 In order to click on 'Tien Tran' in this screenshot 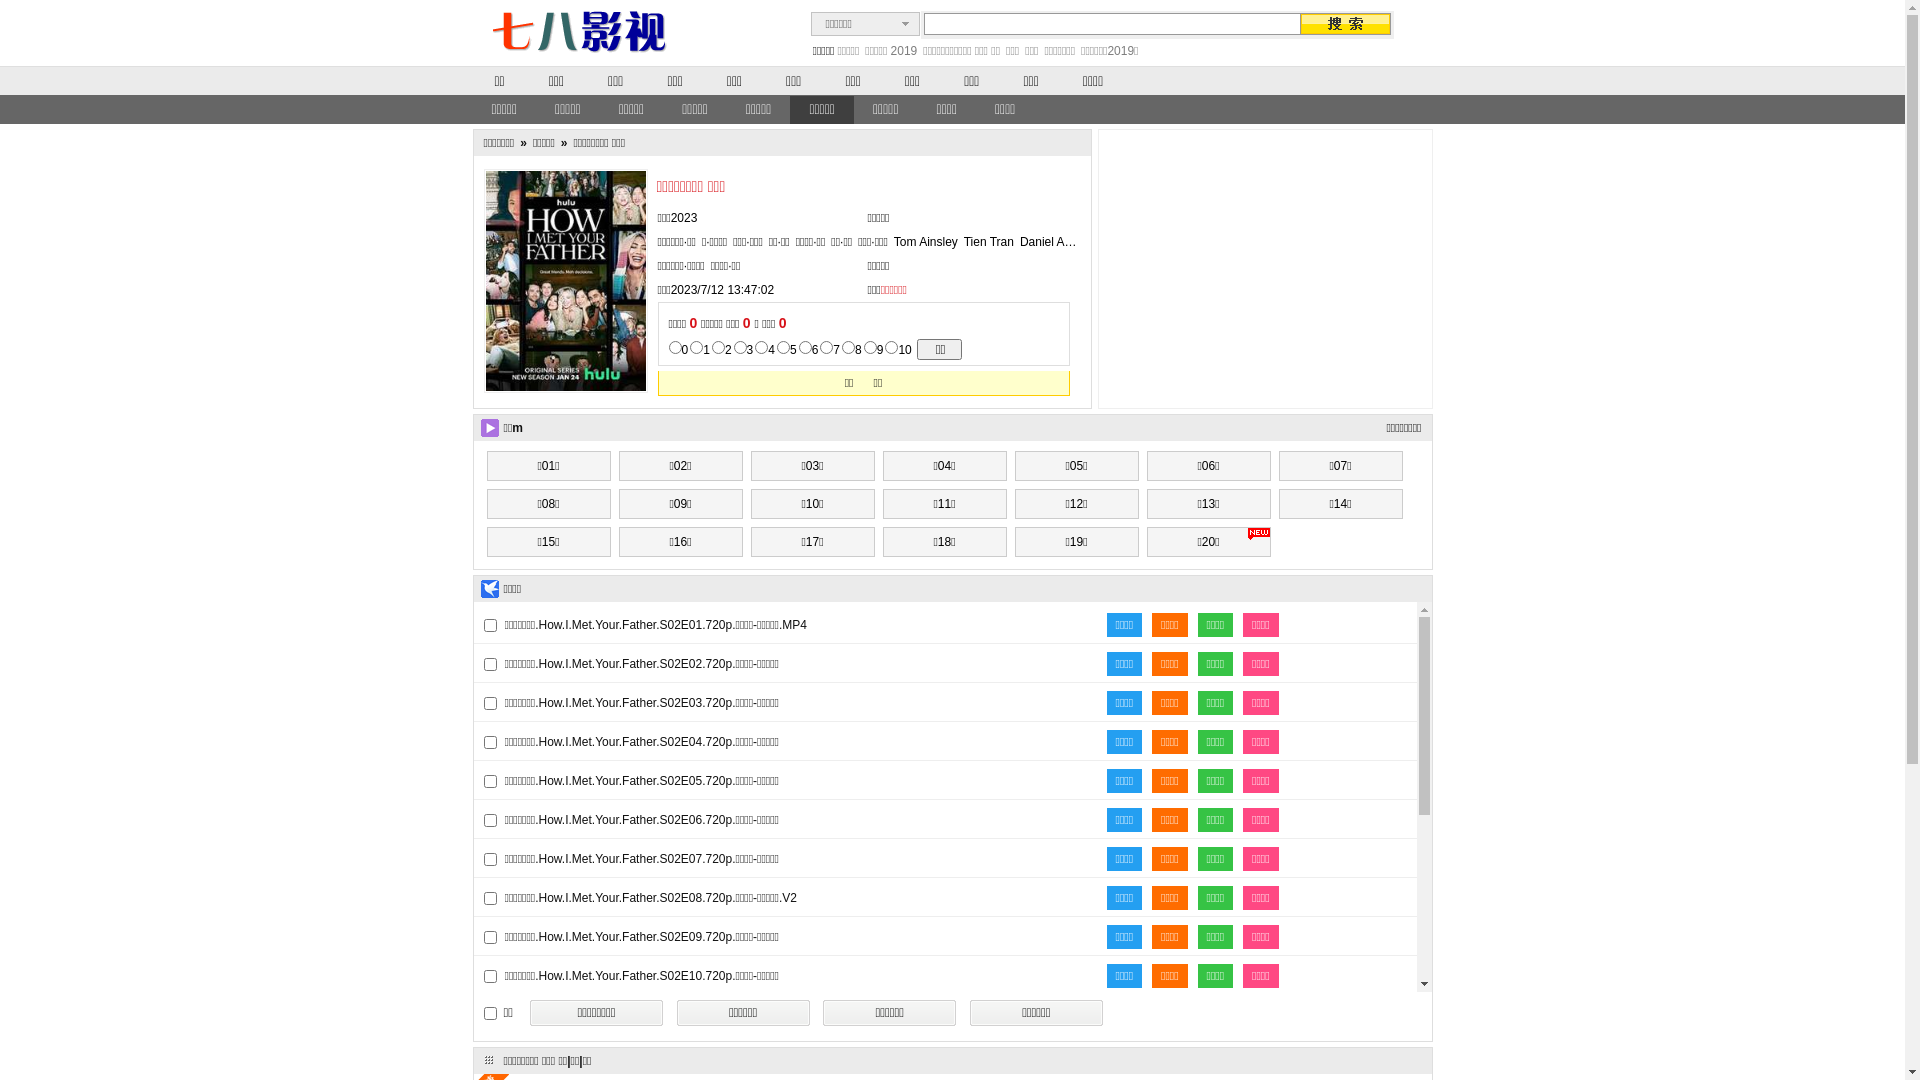, I will do `click(988, 241)`.